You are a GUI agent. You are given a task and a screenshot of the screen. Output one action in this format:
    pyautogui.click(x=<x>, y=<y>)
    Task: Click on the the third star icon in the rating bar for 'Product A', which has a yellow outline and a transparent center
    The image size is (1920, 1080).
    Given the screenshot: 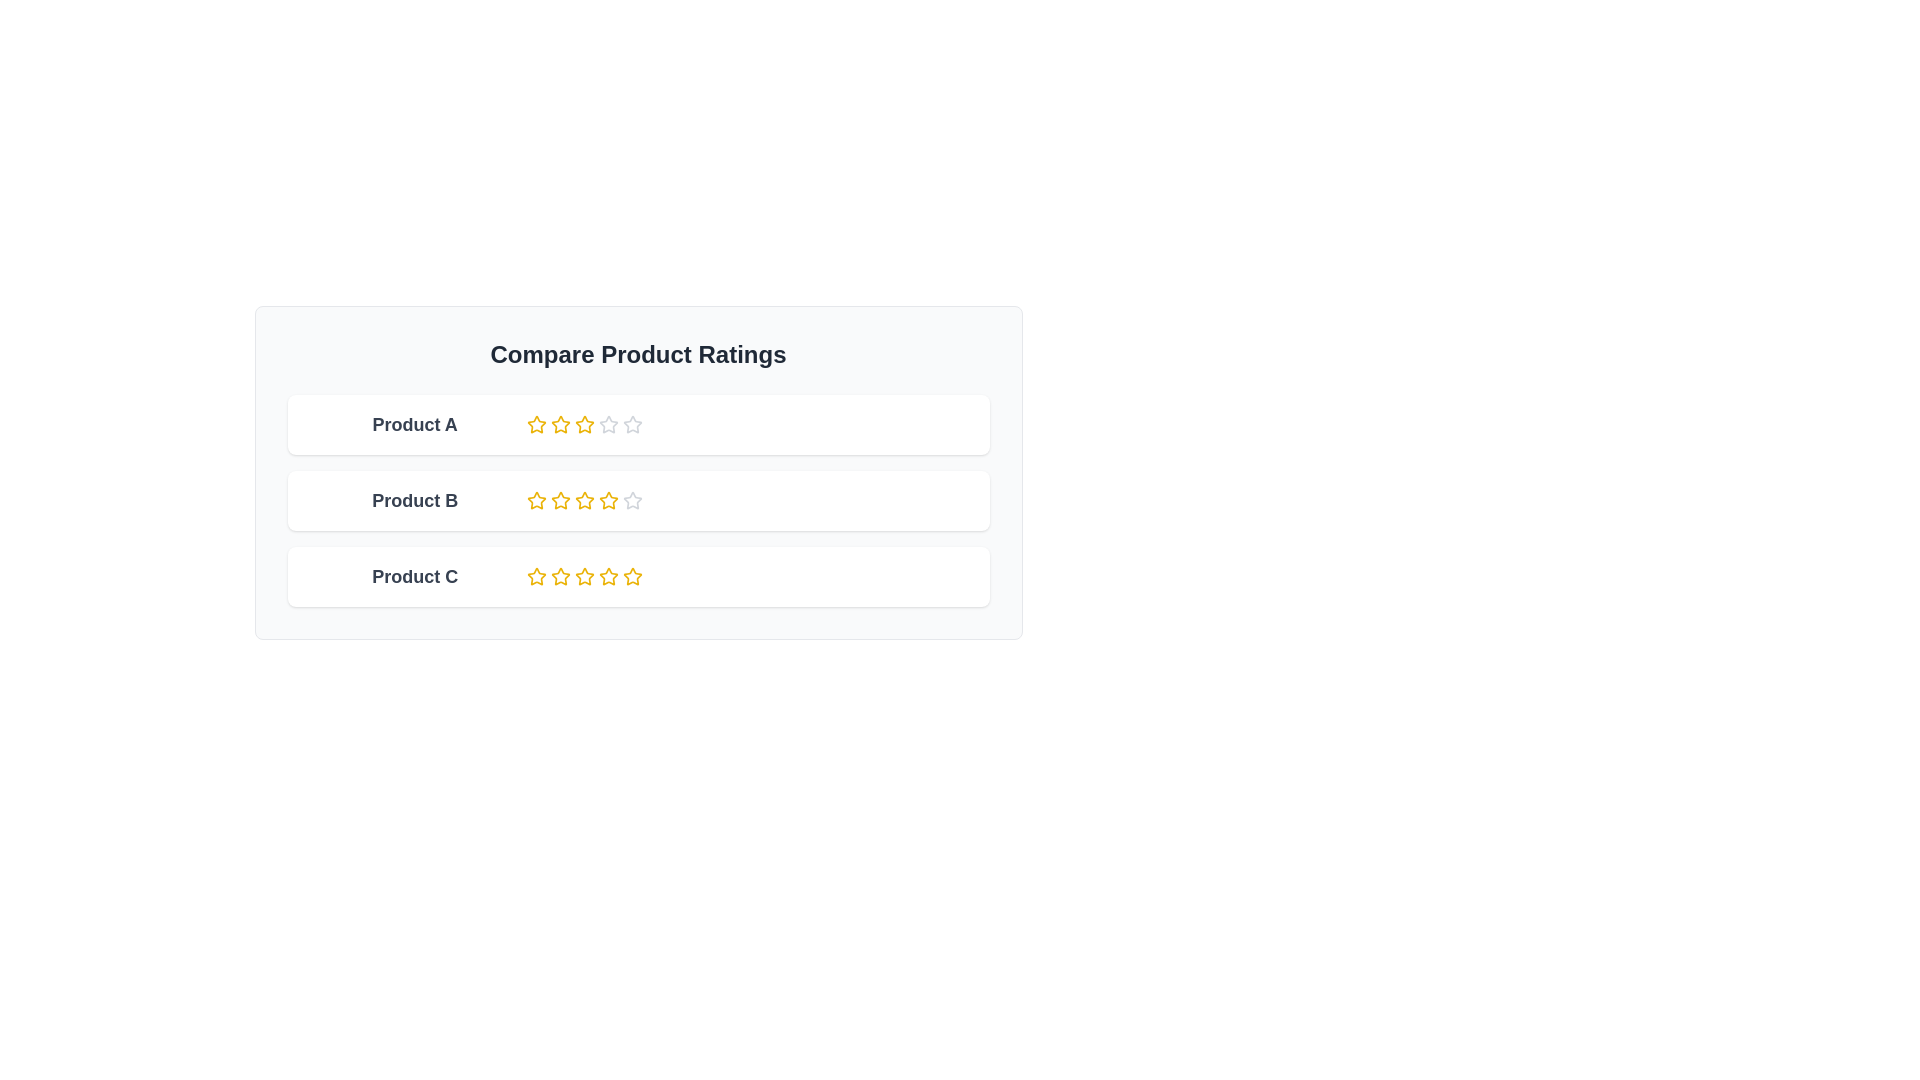 What is the action you would take?
    pyautogui.click(x=583, y=423)
    